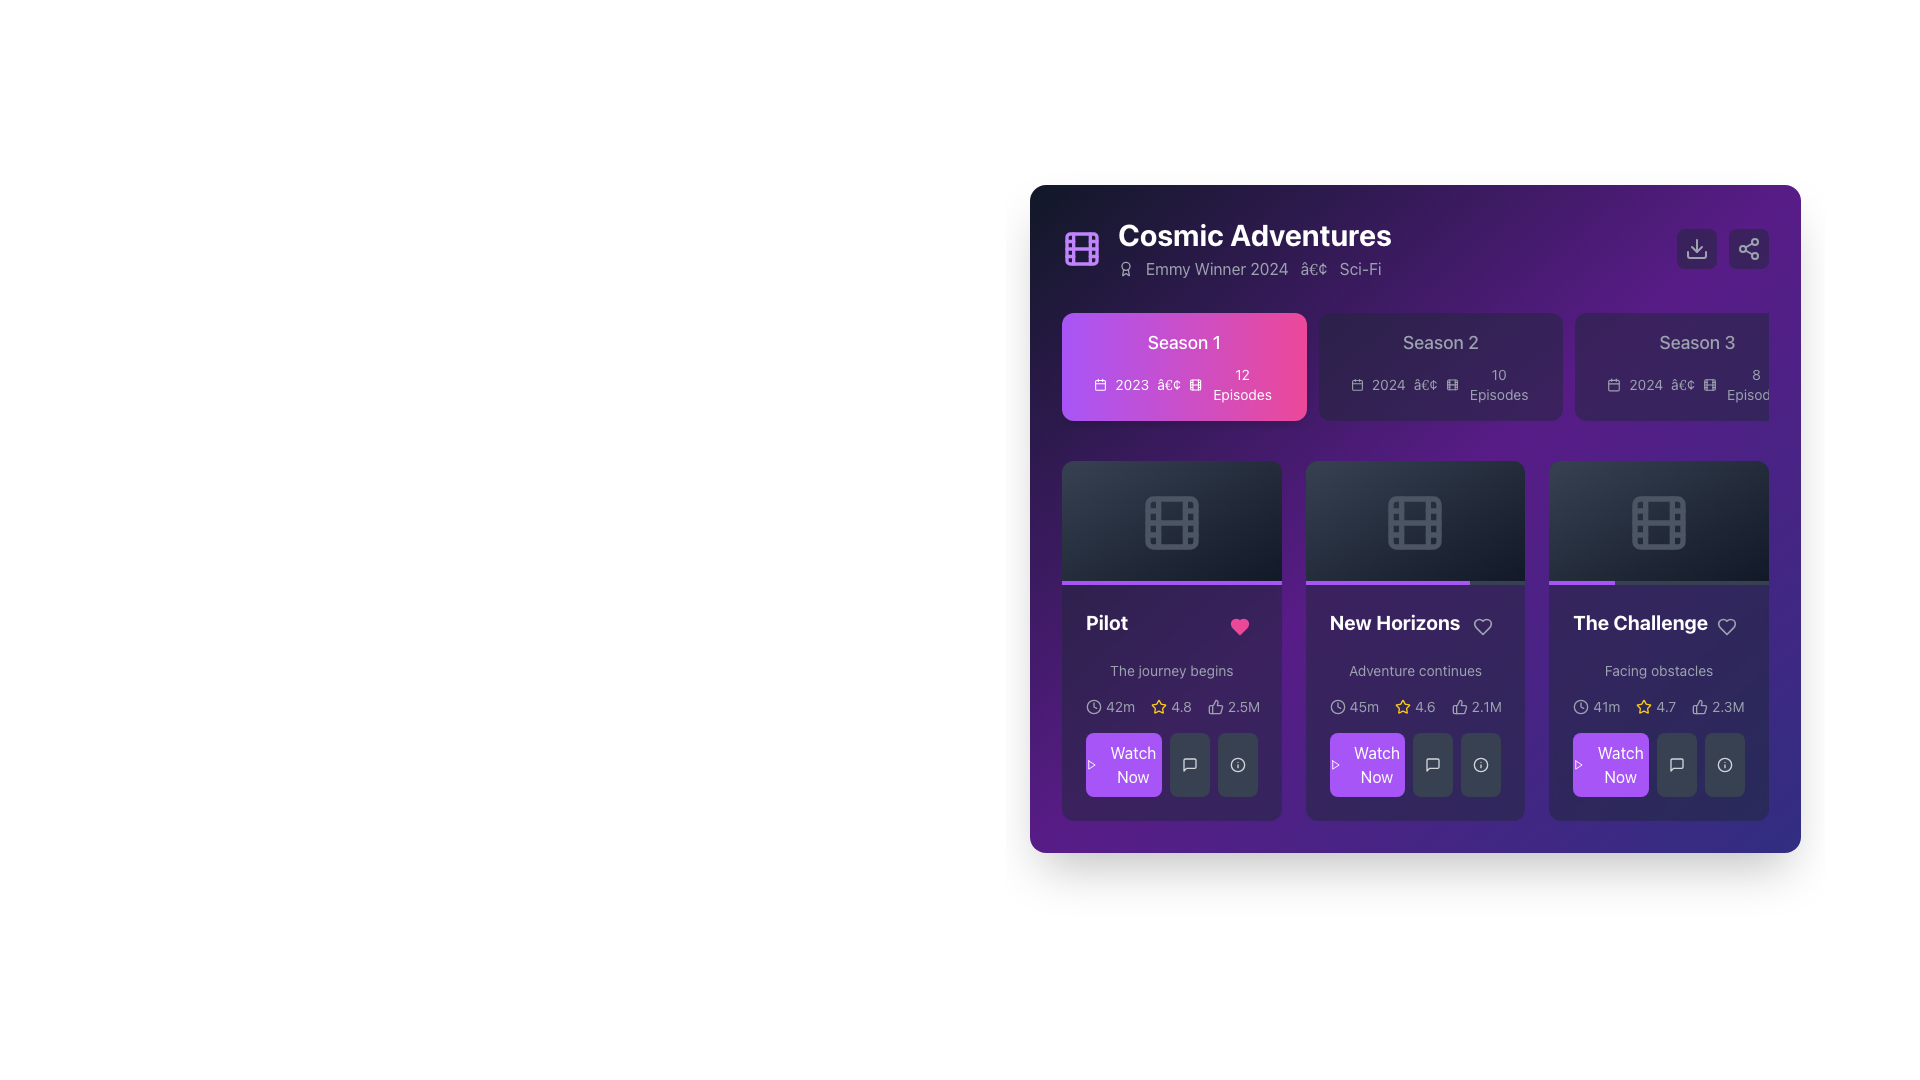 This screenshot has height=1080, width=1920. I want to click on displayed information from the metadata display bar located within the 'Pilot' card, beneath the subtitle 'The journey begins', so click(1171, 705).